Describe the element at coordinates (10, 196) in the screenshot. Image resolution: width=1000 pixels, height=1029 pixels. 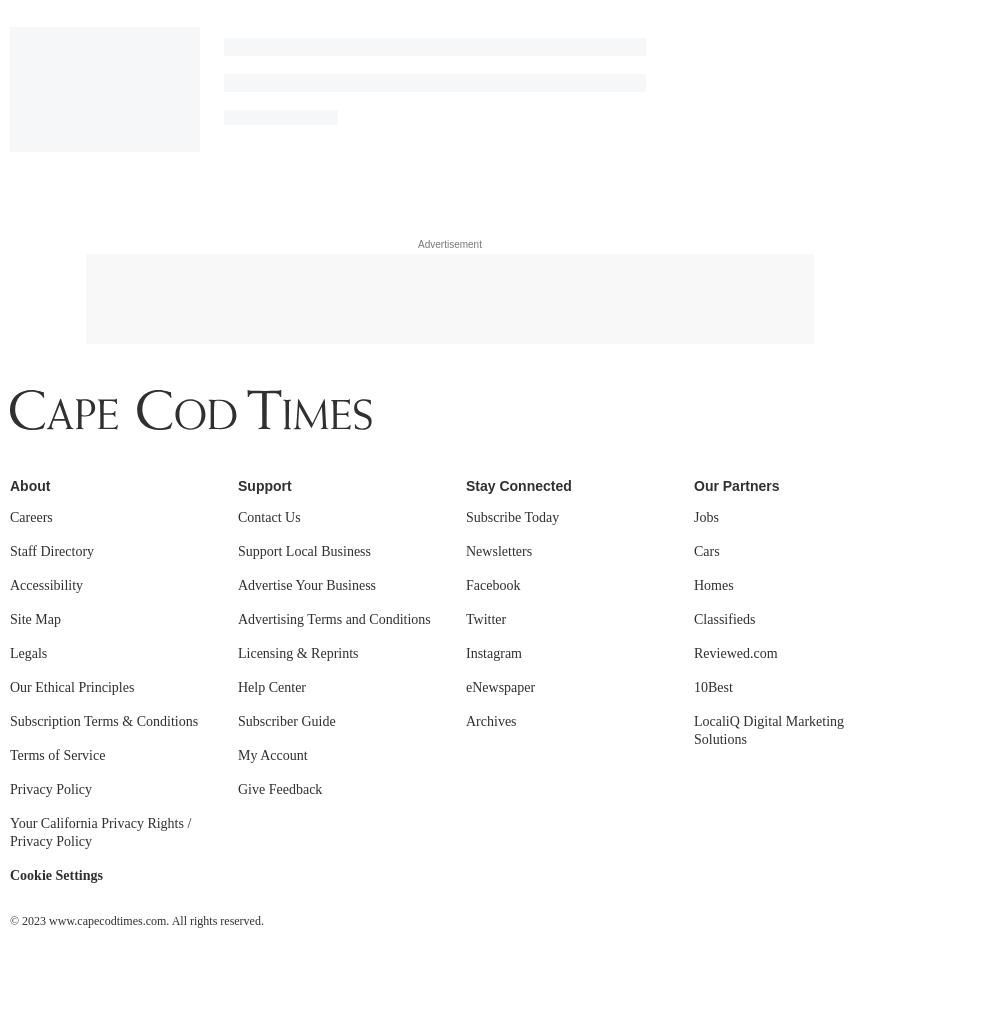
I see `'Terms of Service'` at that location.